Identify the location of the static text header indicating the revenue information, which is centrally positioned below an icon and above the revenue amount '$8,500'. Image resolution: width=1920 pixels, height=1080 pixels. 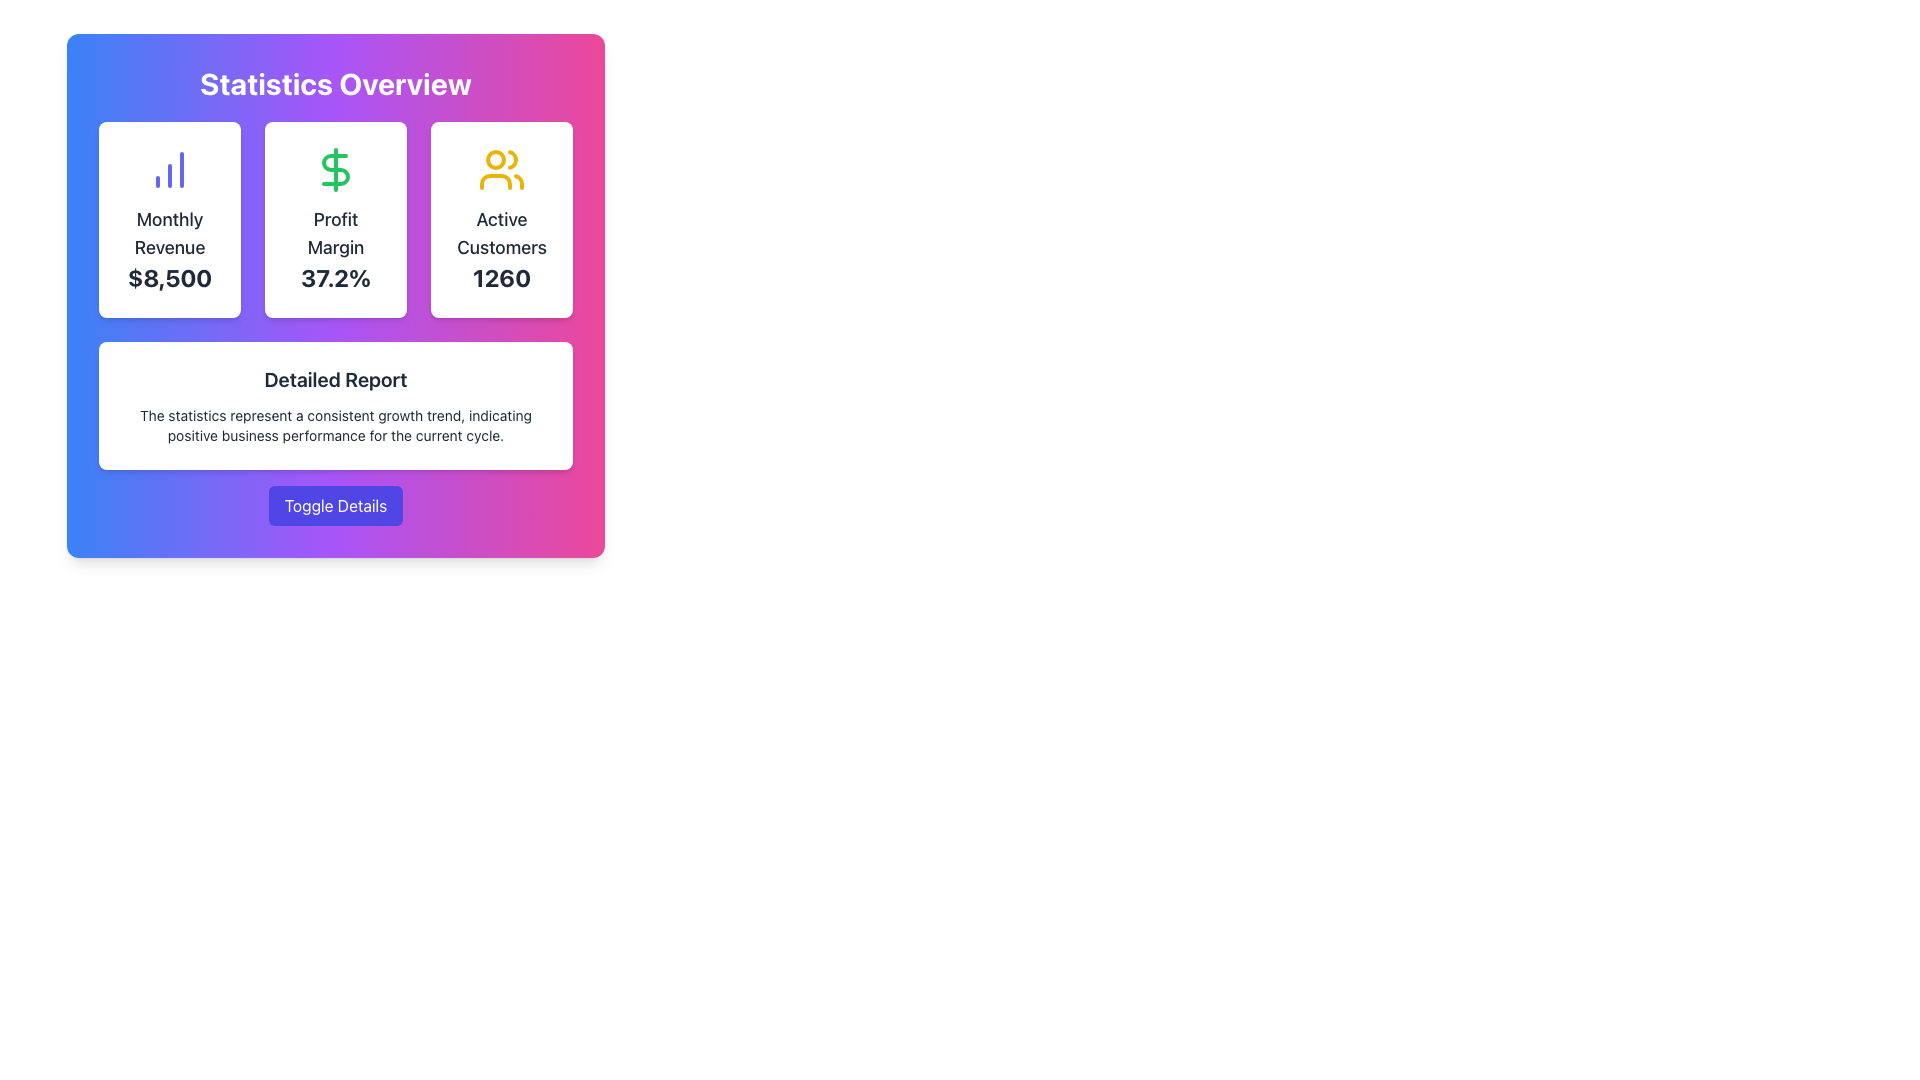
(169, 233).